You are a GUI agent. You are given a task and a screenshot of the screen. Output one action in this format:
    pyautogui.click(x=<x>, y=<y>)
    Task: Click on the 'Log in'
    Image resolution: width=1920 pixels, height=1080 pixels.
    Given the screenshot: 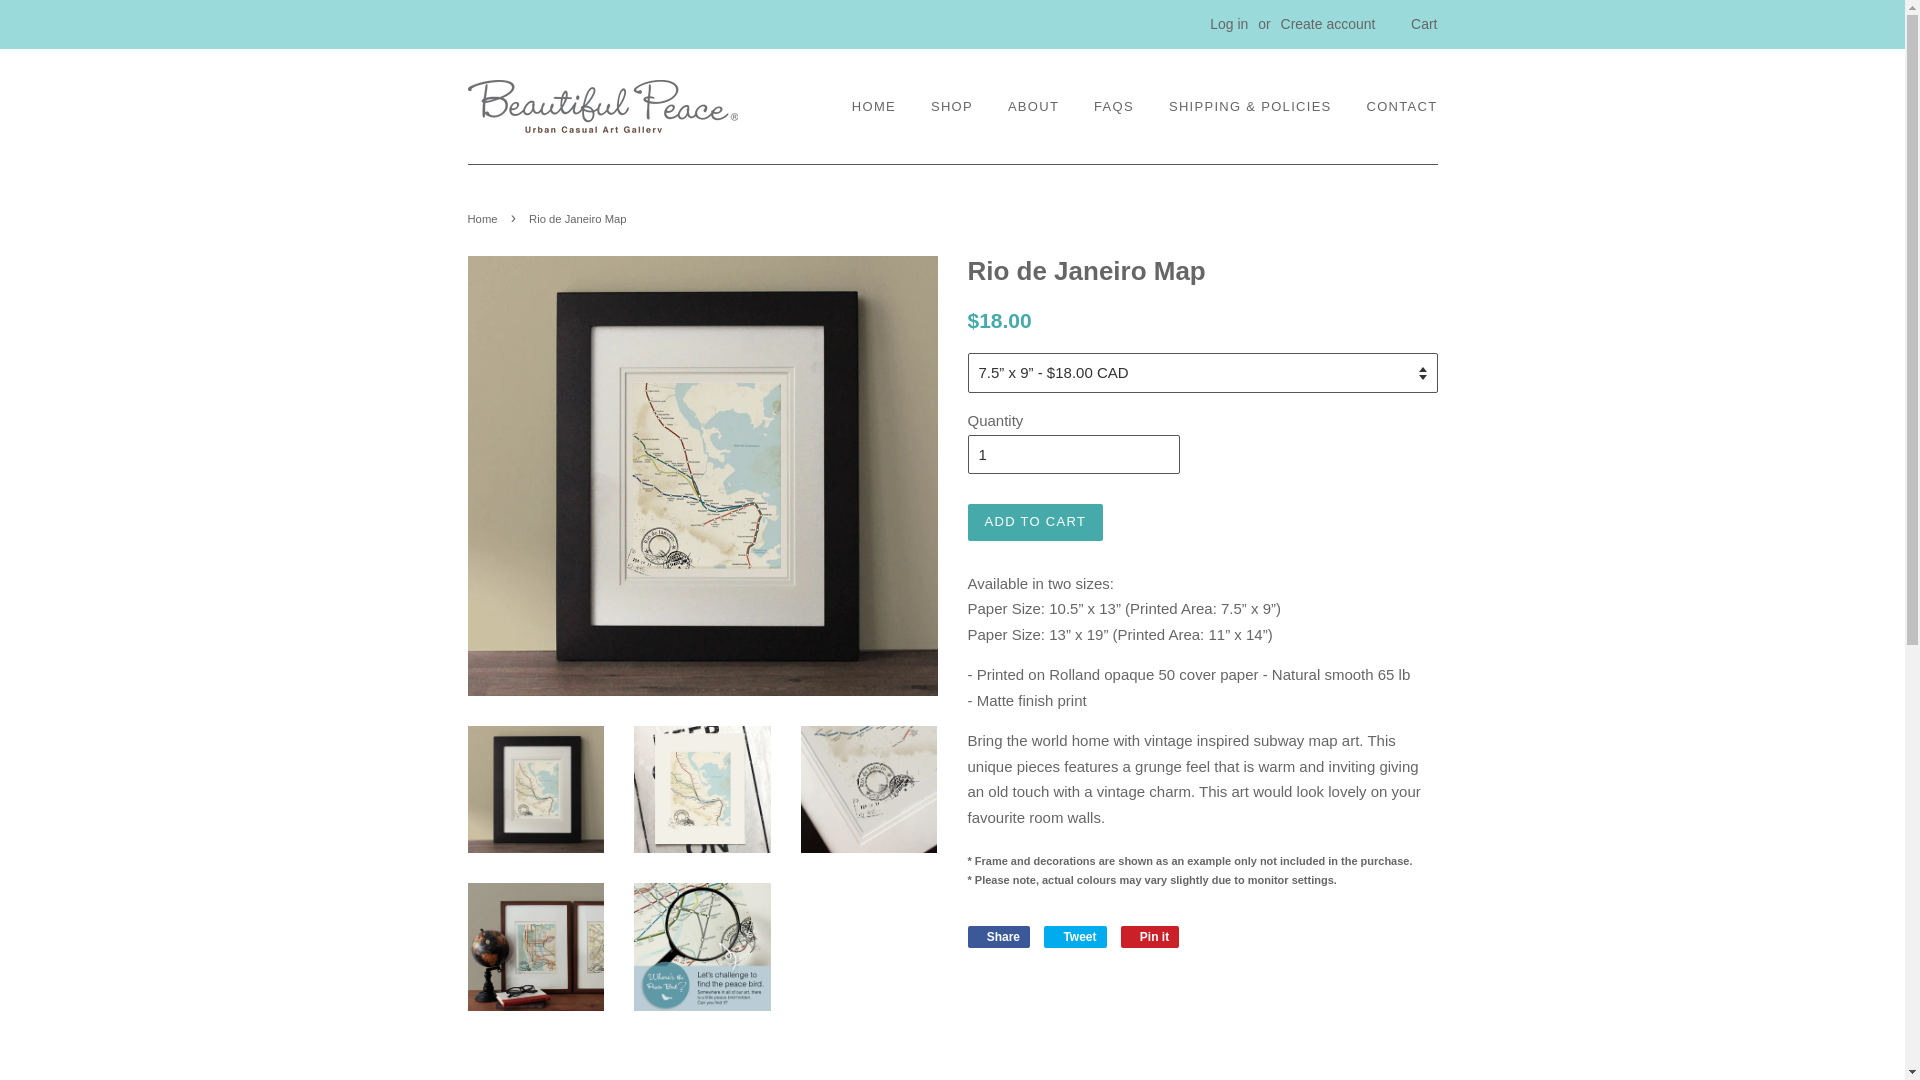 What is the action you would take?
    pyautogui.click(x=1227, y=23)
    